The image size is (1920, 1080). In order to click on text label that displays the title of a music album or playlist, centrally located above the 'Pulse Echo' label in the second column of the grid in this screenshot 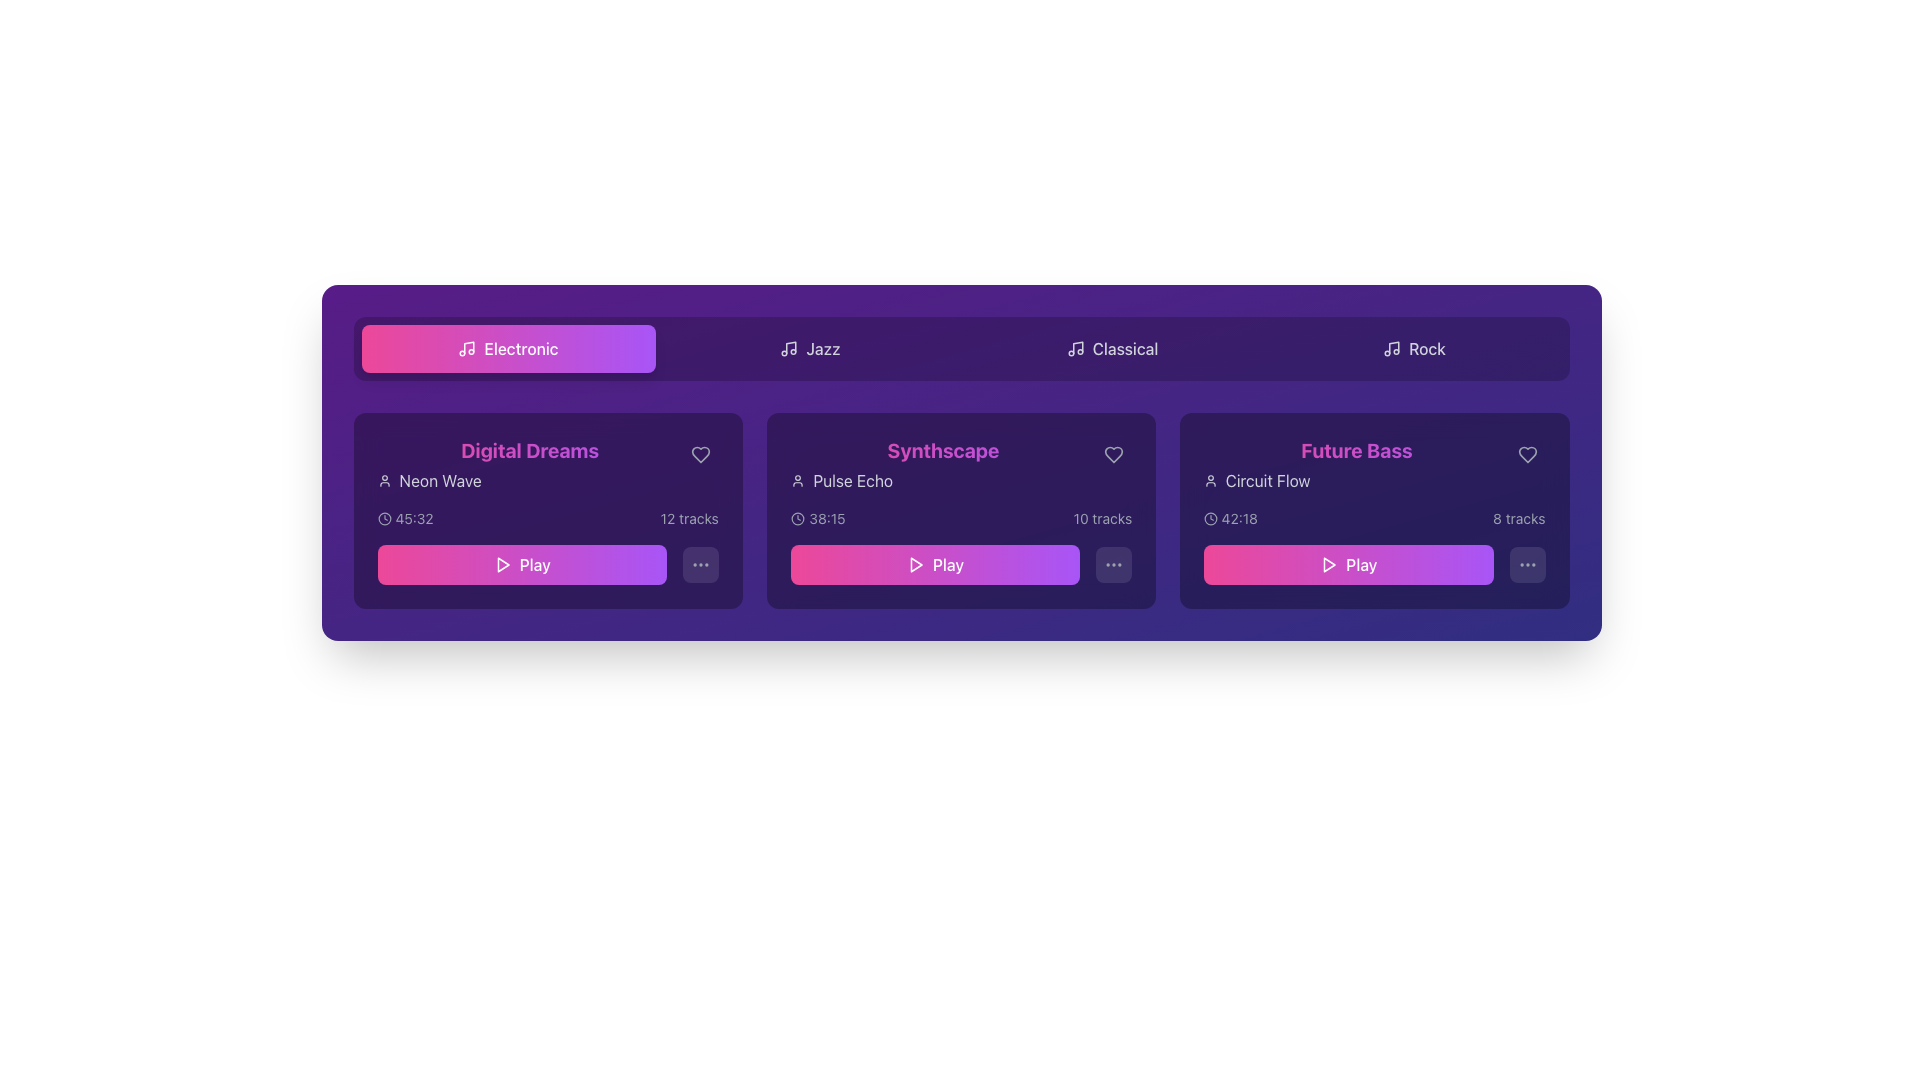, I will do `click(942, 451)`.